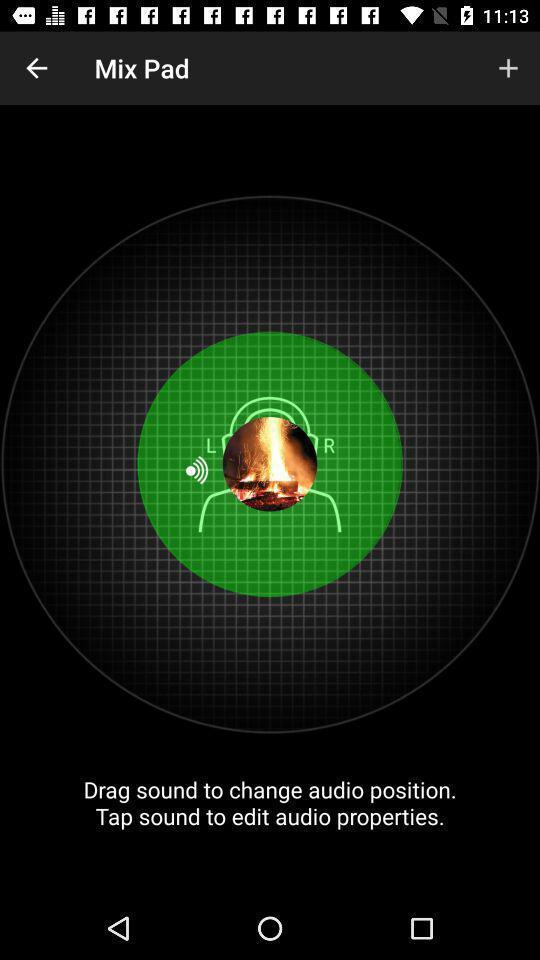 This screenshot has width=540, height=960. Describe the element at coordinates (508, 68) in the screenshot. I see `icon to the right of mix pad icon` at that location.